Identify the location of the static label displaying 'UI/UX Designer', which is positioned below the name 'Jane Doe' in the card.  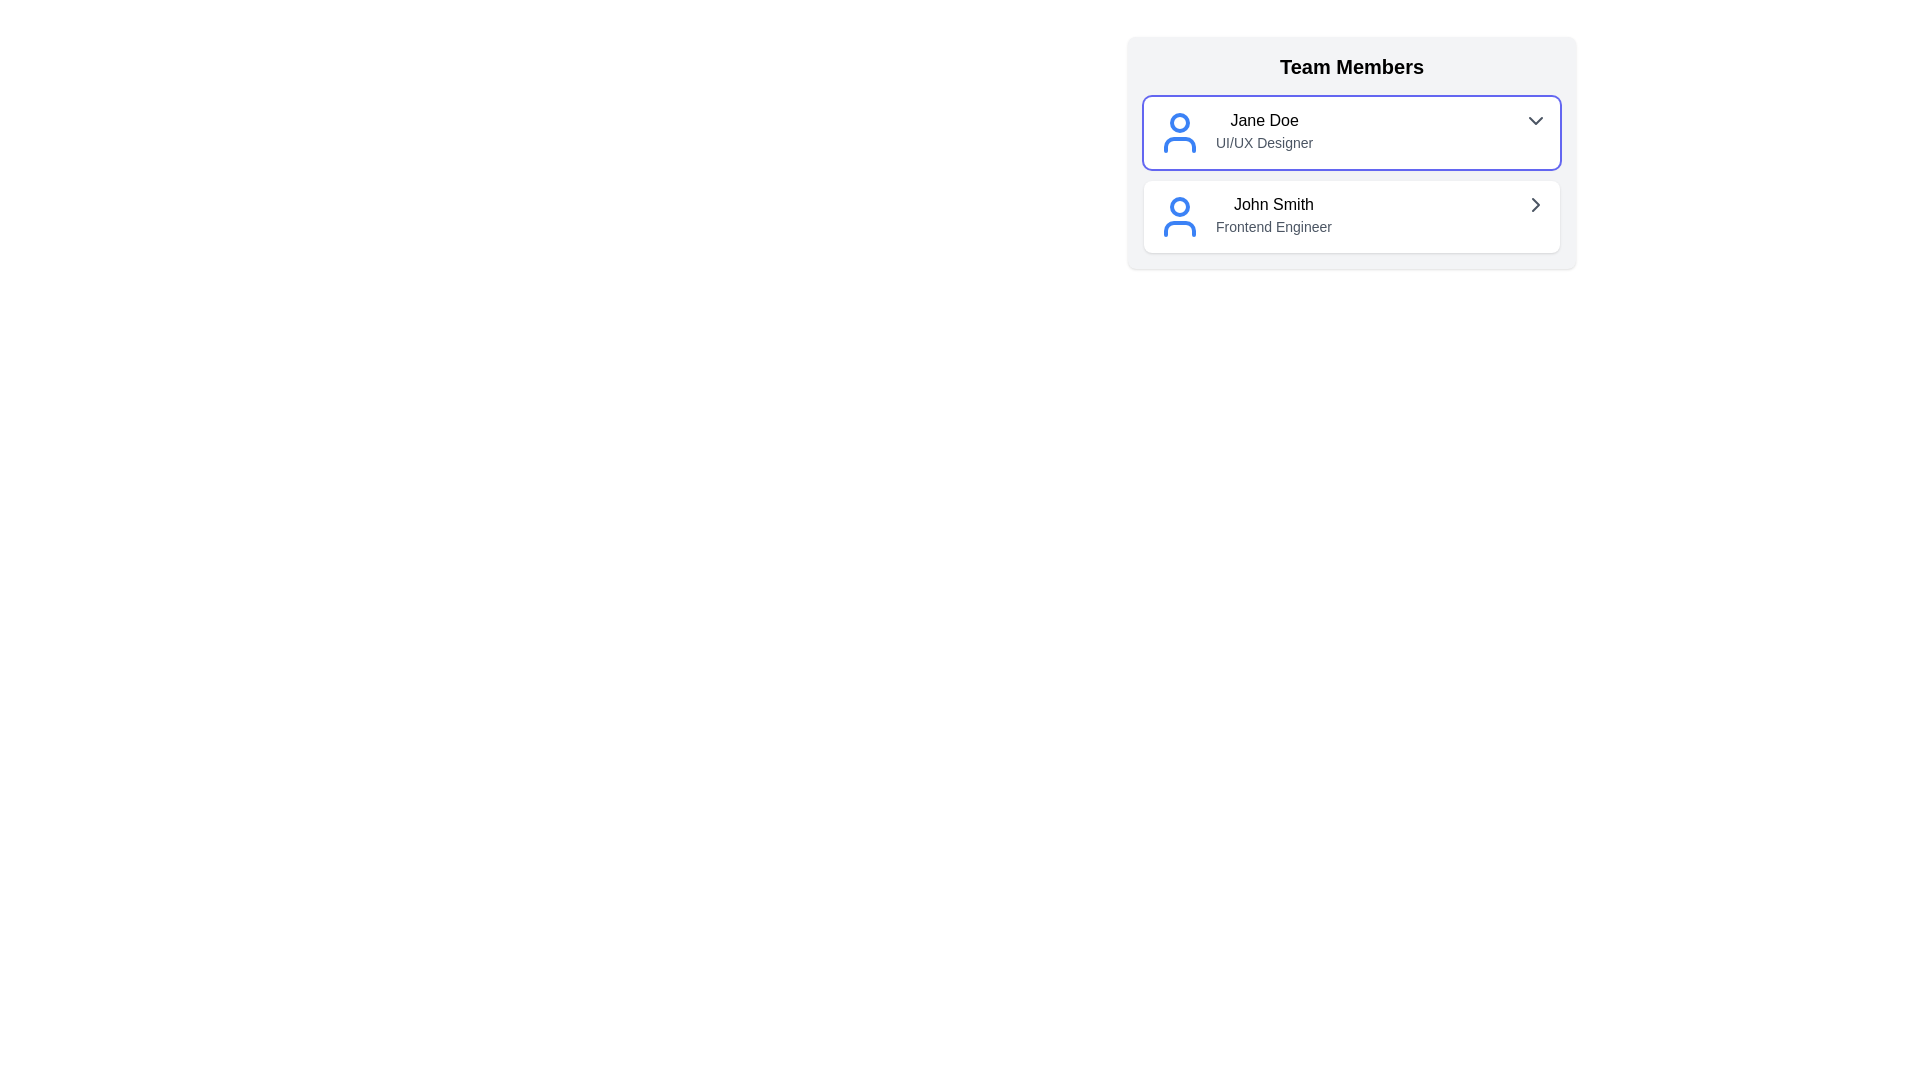
(1263, 141).